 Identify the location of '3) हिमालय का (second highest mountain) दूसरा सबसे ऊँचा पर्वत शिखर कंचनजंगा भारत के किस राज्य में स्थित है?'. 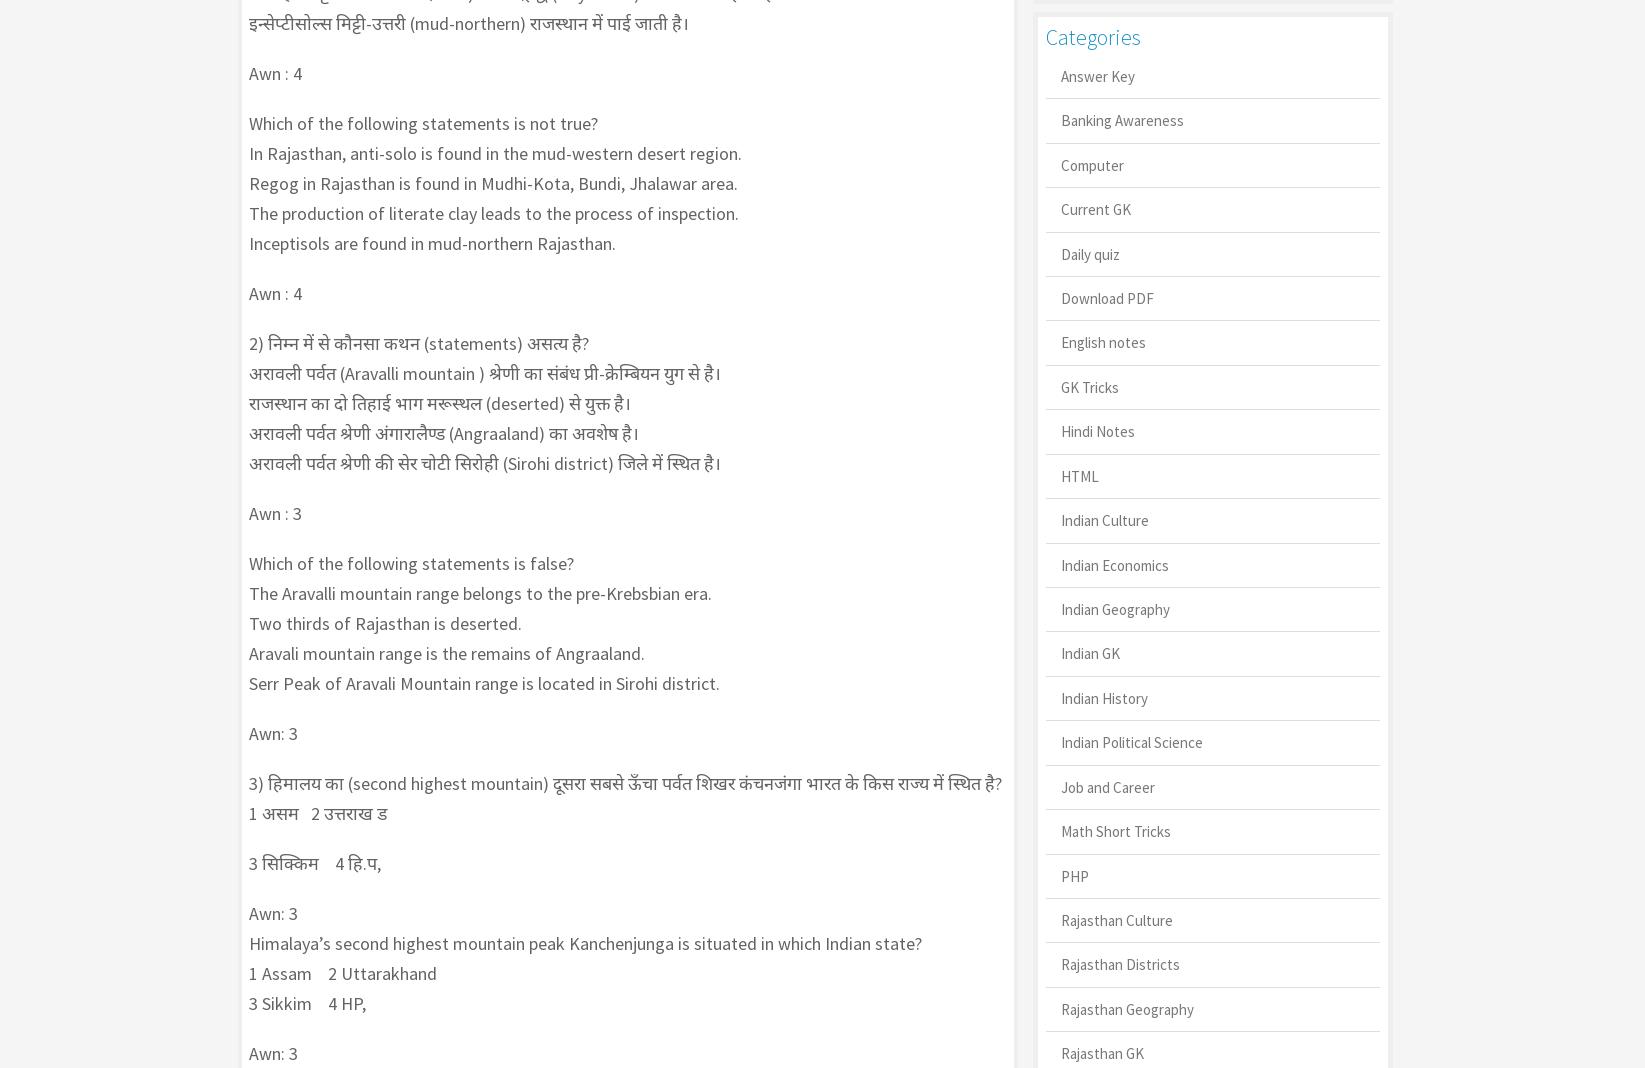
(623, 783).